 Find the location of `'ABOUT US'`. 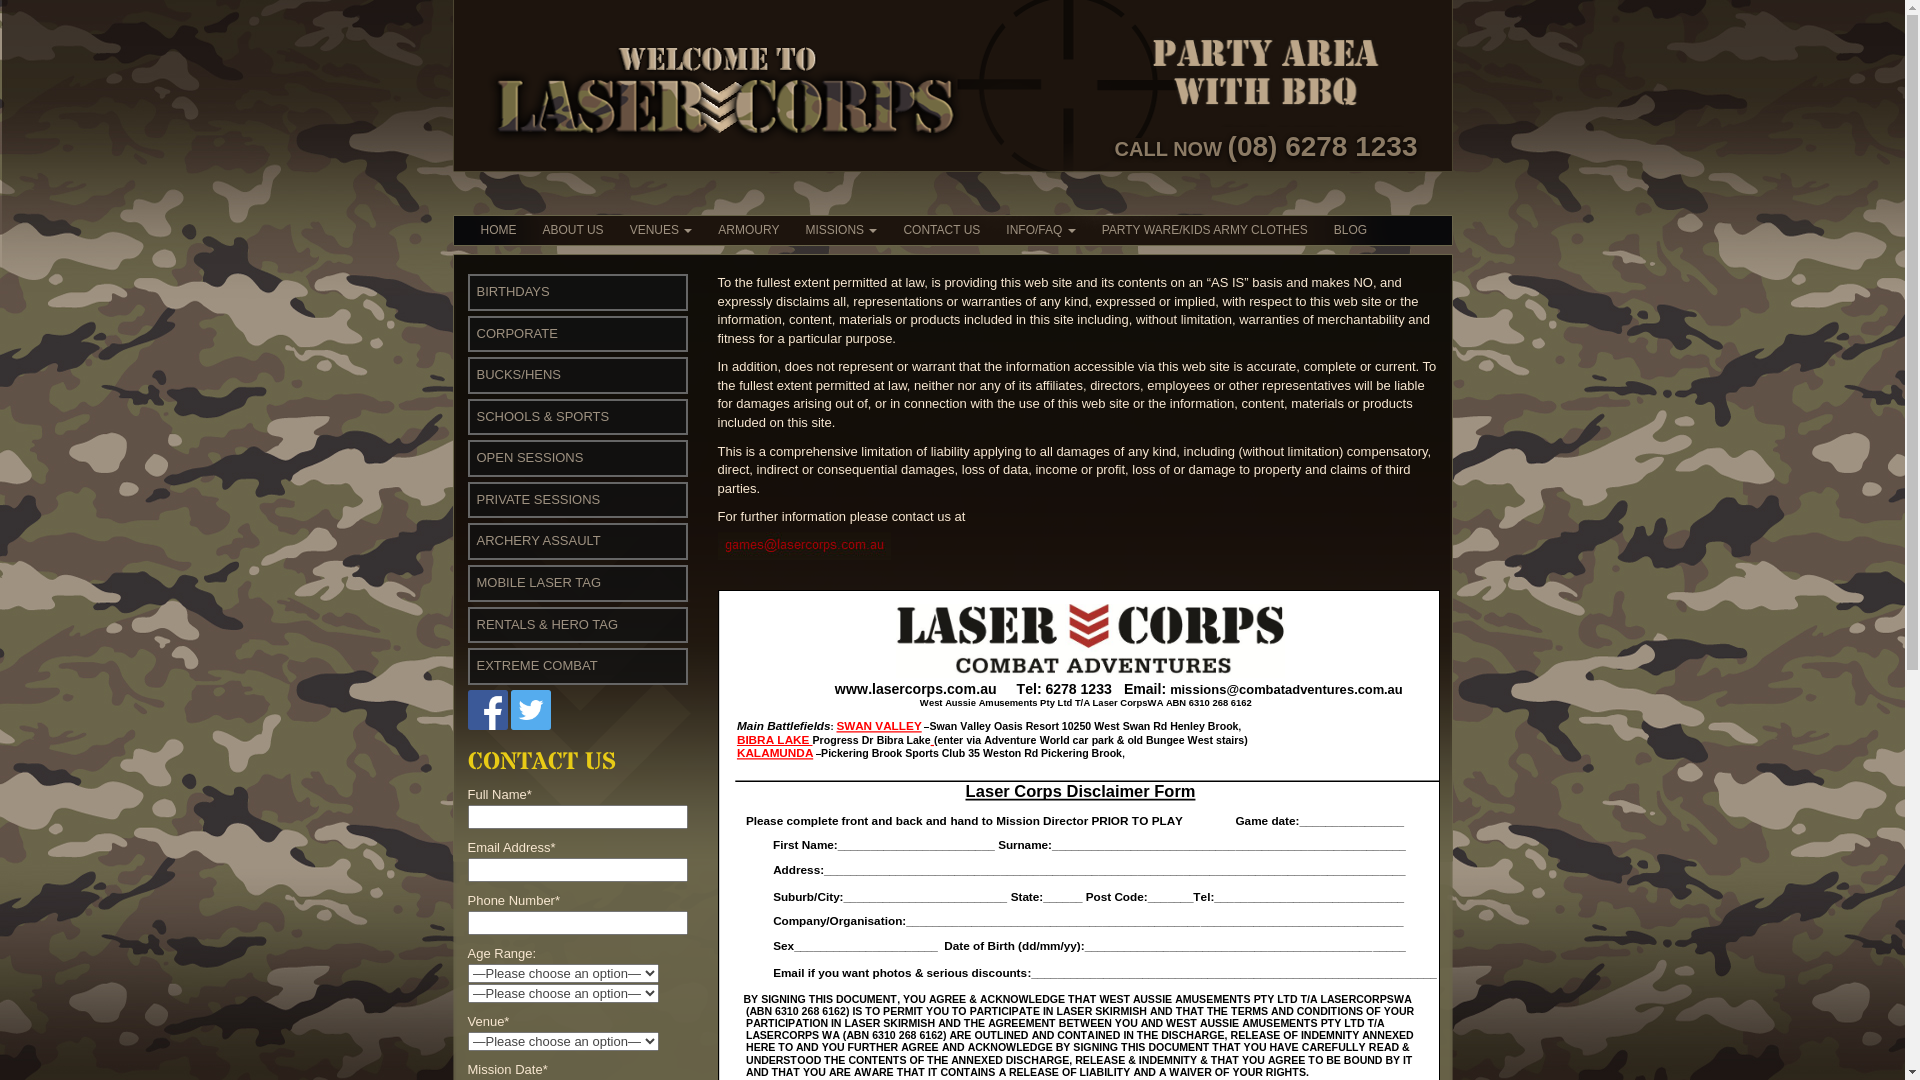

'ABOUT US' is located at coordinates (572, 229).